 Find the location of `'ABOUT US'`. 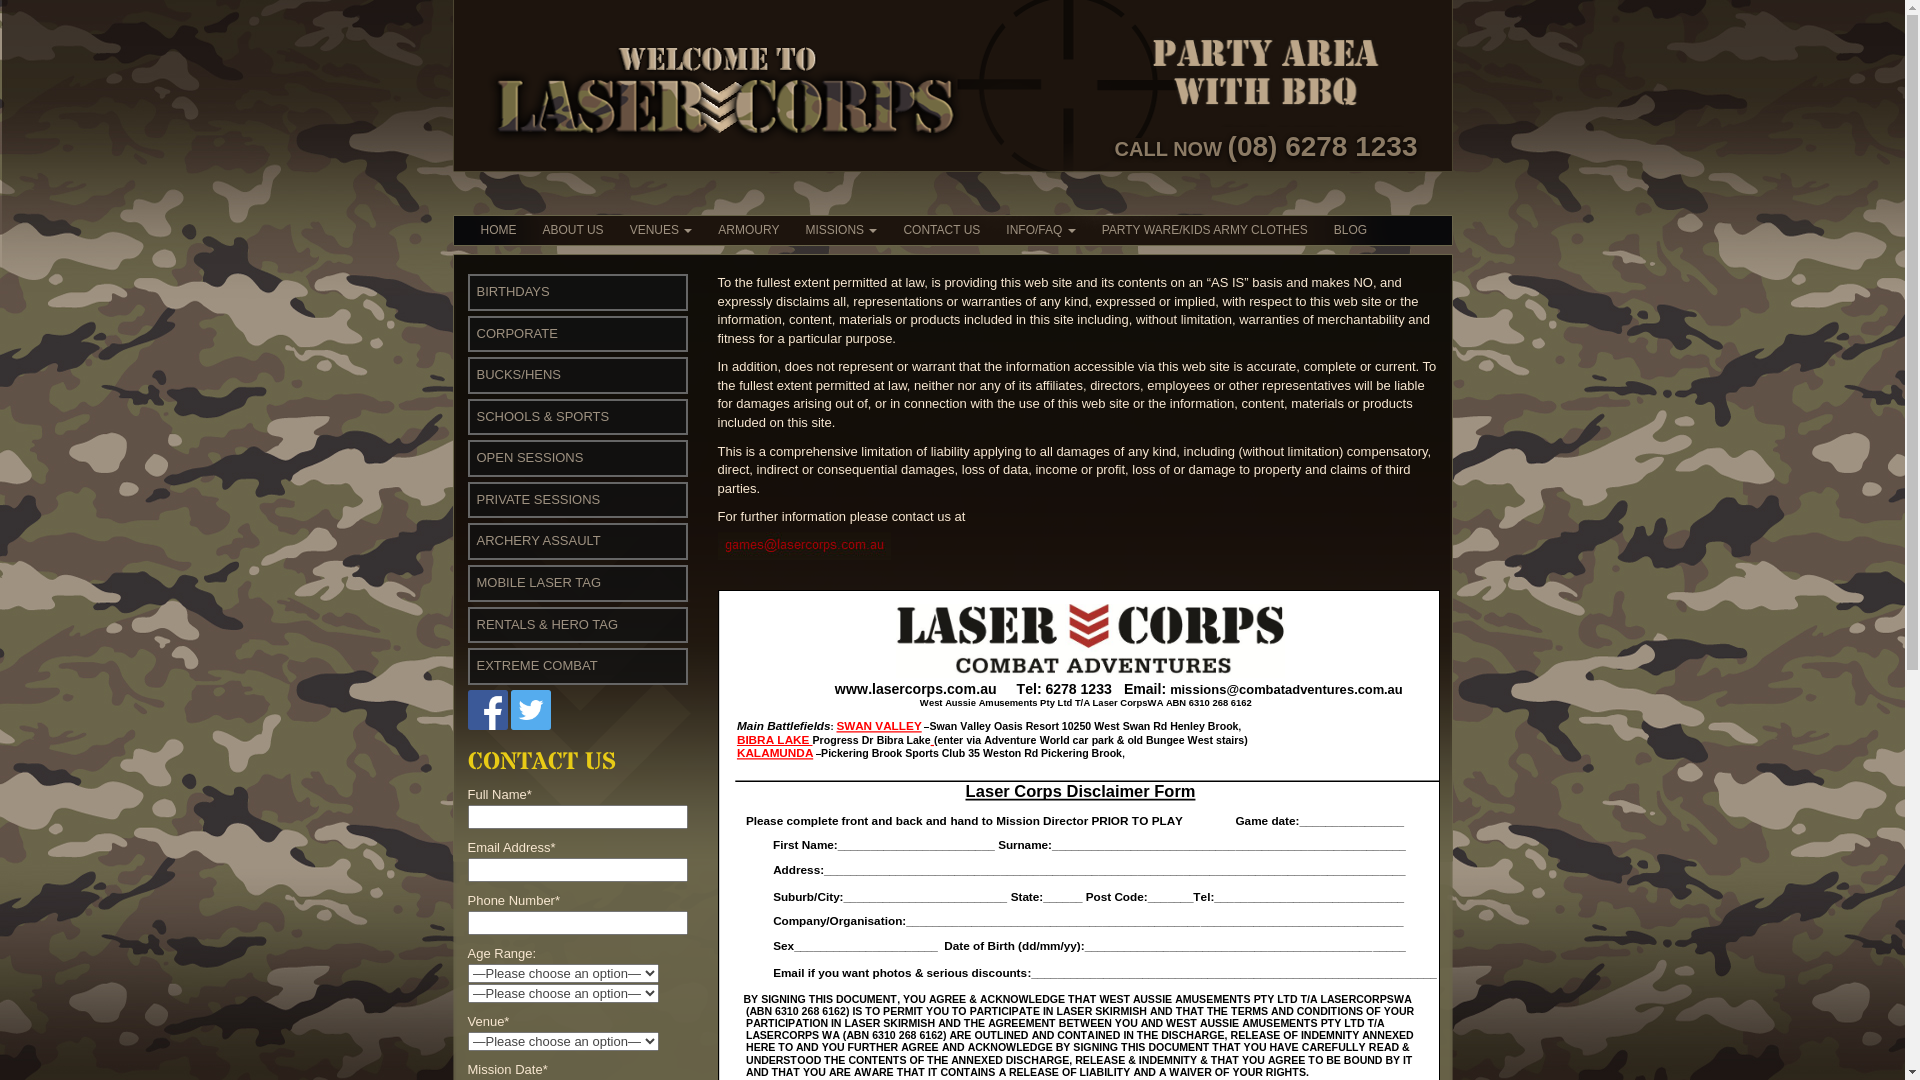

'ABOUT US' is located at coordinates (572, 229).